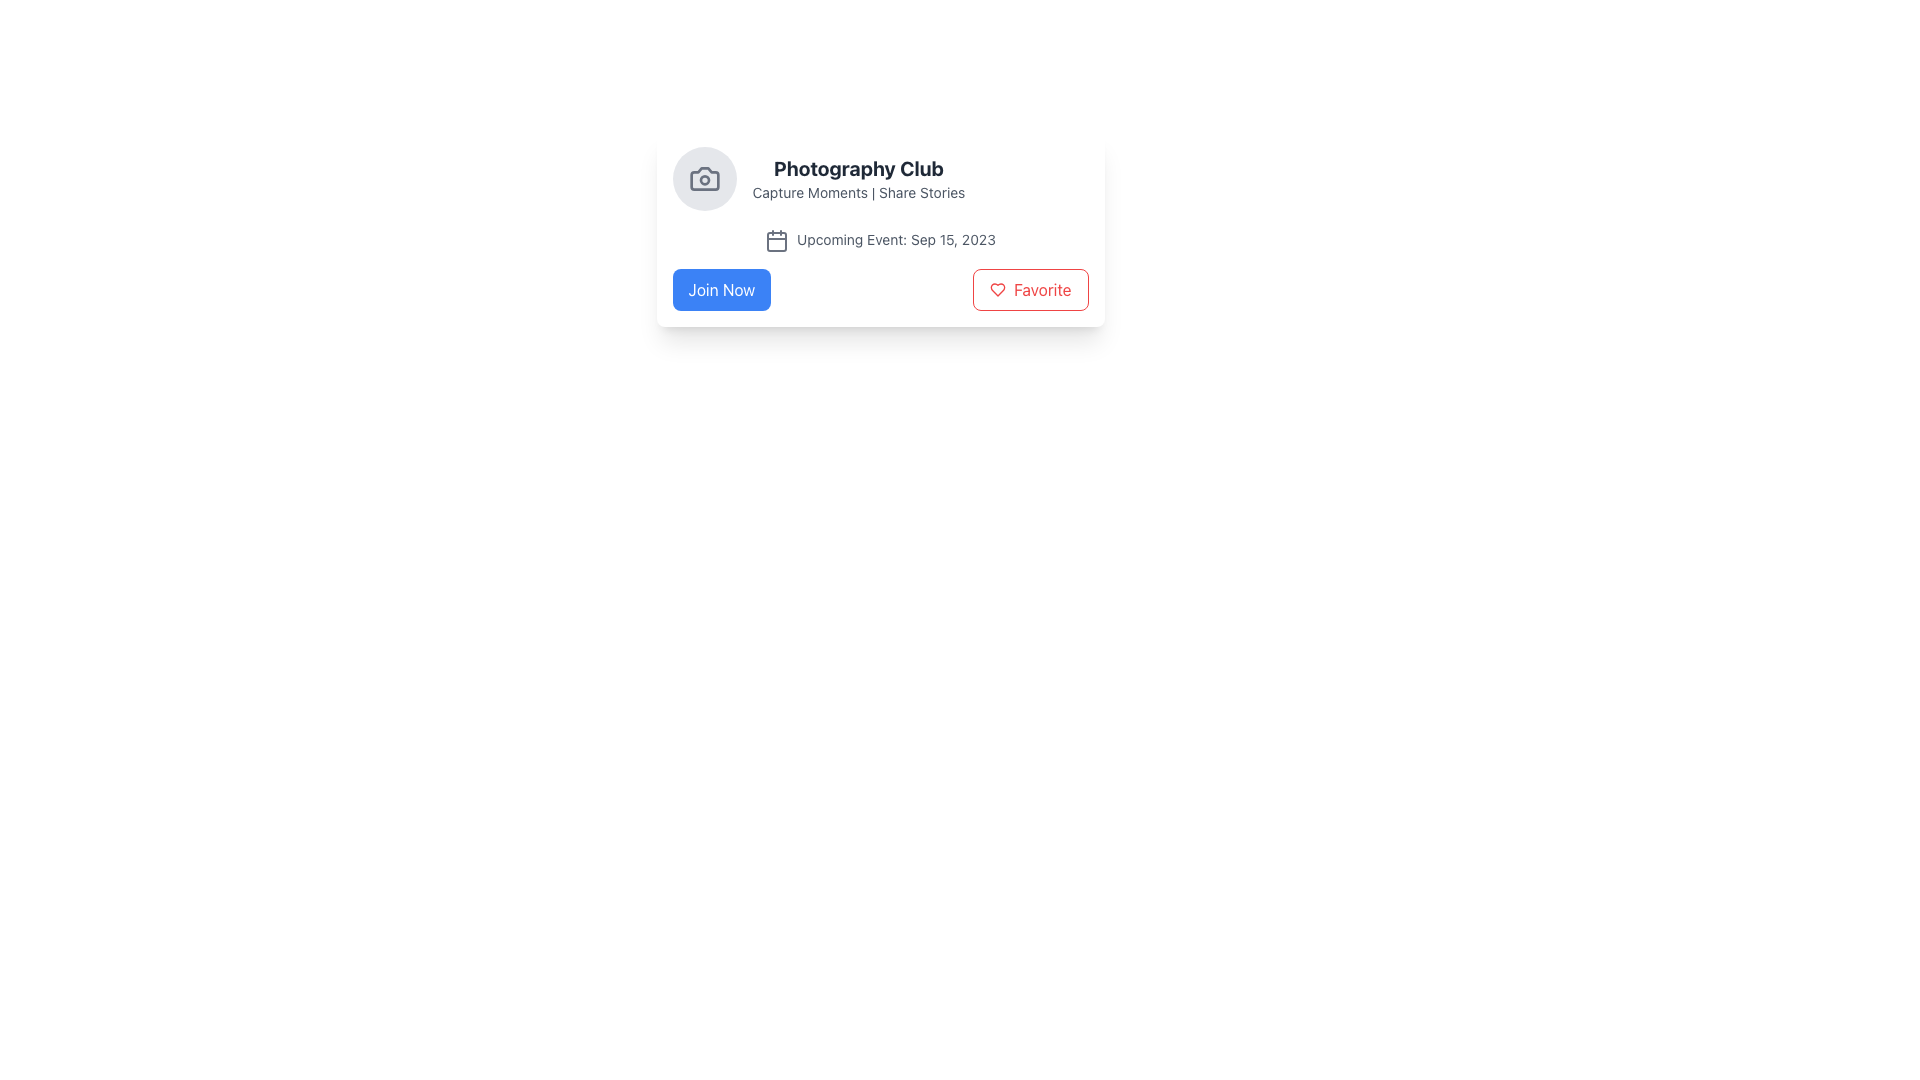  Describe the element at coordinates (776, 239) in the screenshot. I see `the gray calendar icon, which has a square outline and a line across the top, located to the left of the text 'Upcoming Event: Sep 15, 2023'` at that location.